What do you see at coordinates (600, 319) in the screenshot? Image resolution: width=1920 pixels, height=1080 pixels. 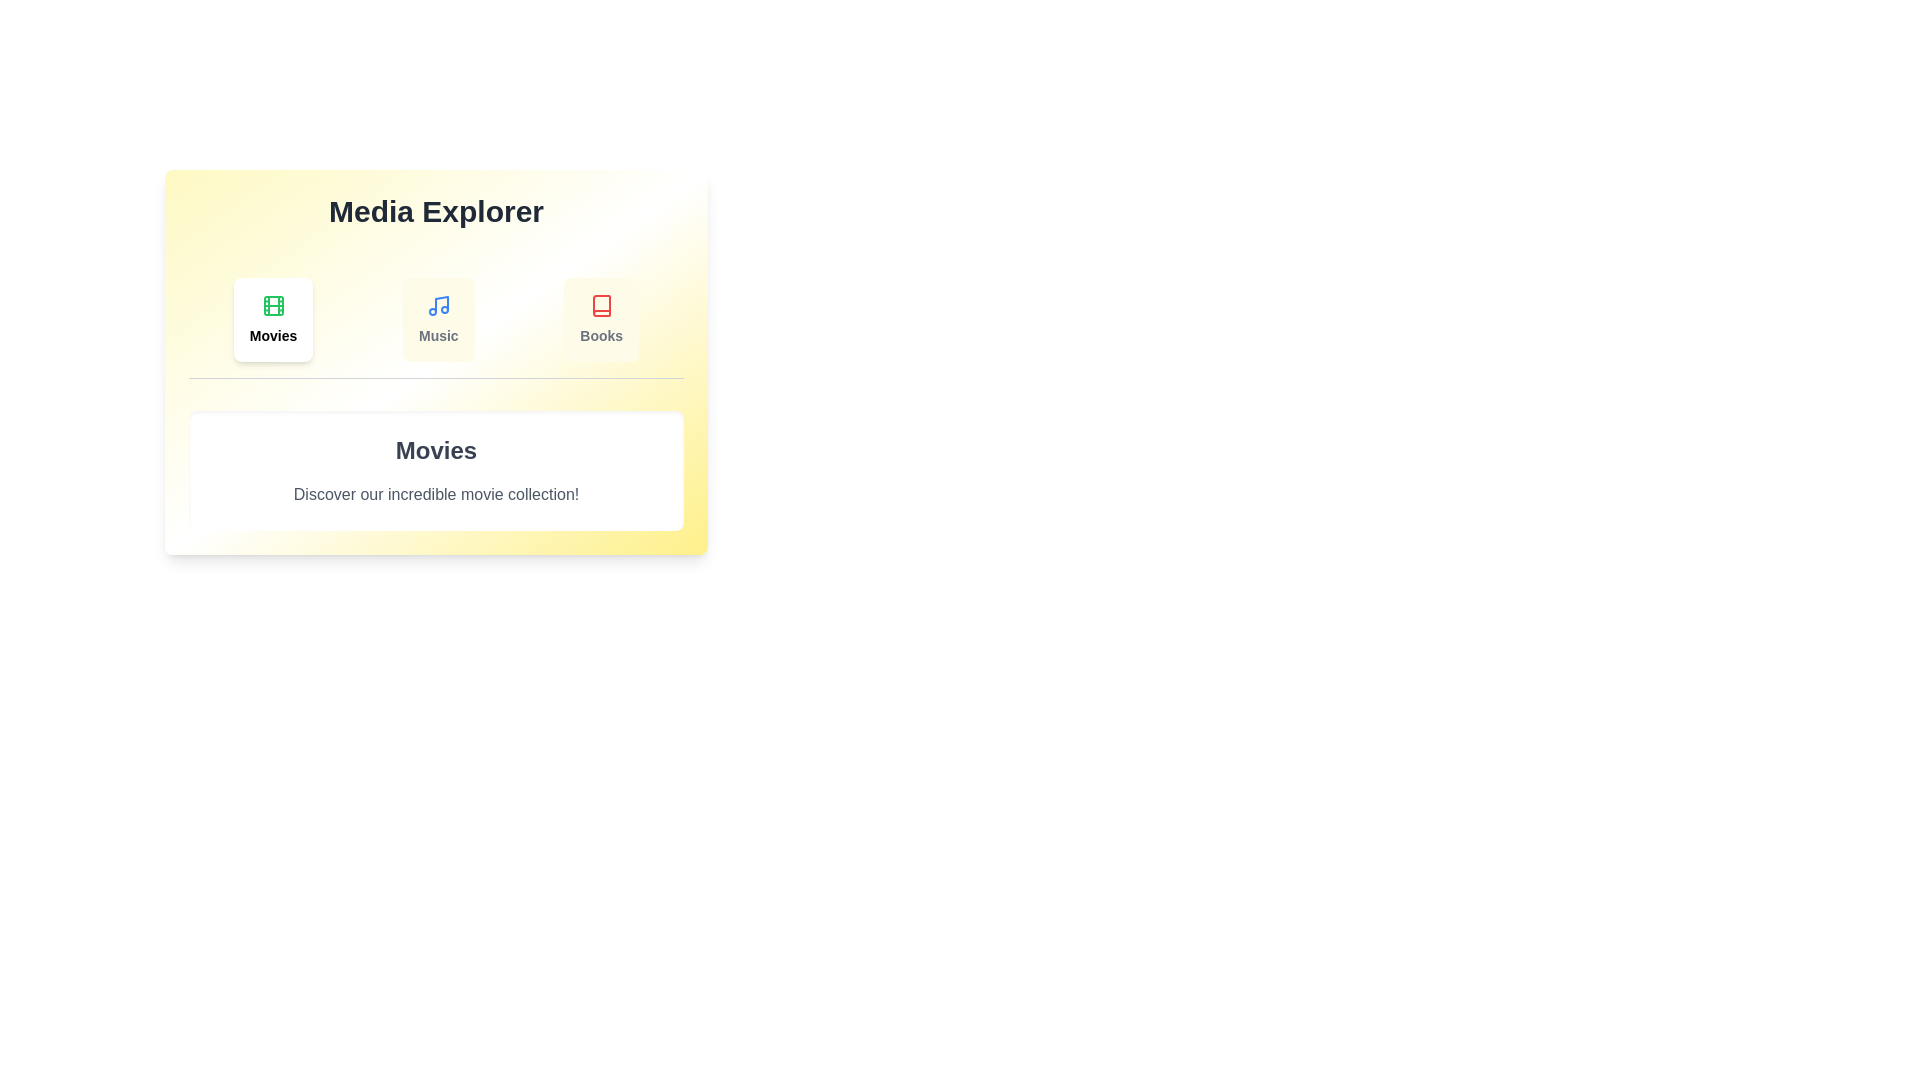 I see `the tab labeled Books` at bounding box center [600, 319].